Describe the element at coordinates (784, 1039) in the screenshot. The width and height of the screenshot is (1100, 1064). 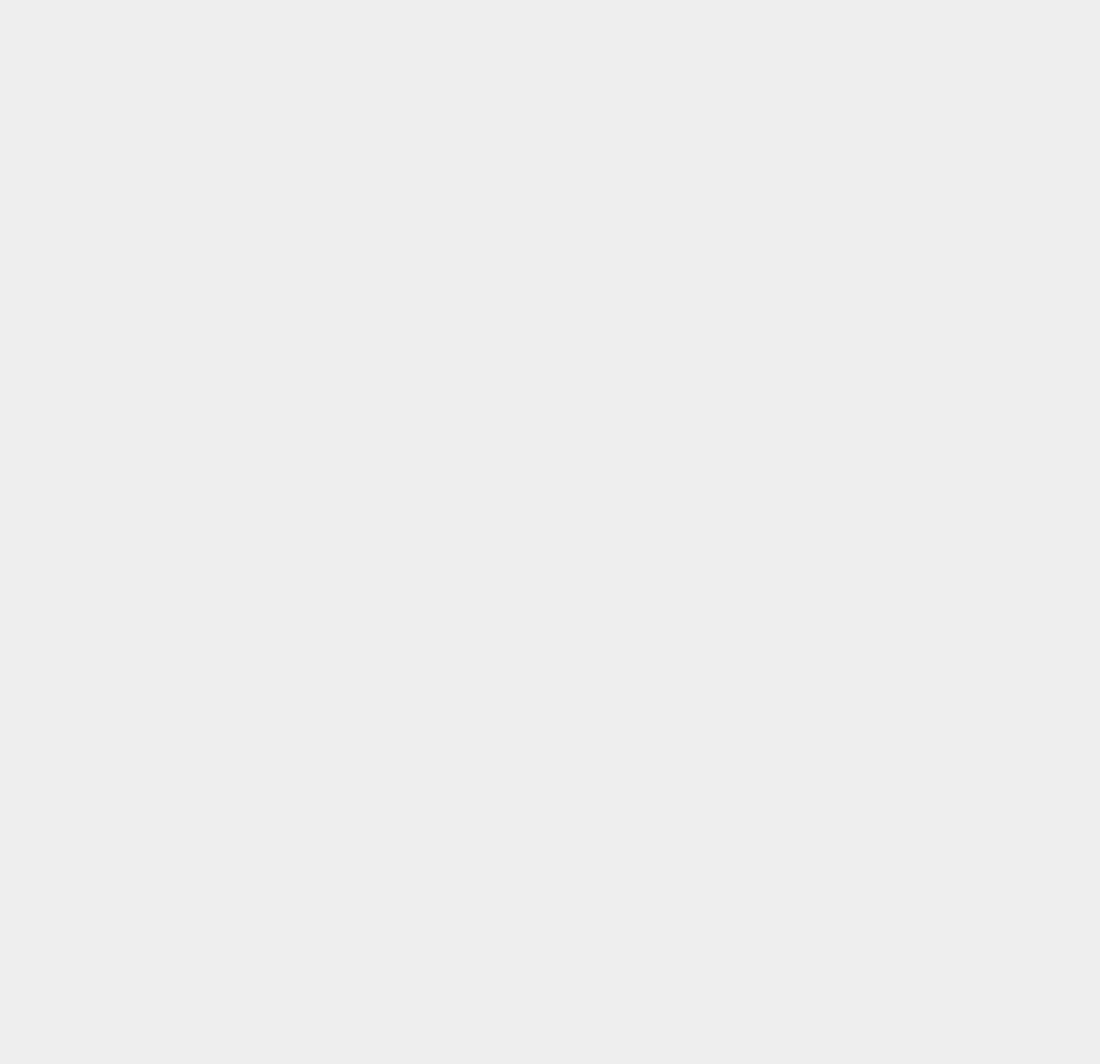
I see `'IP'` at that location.